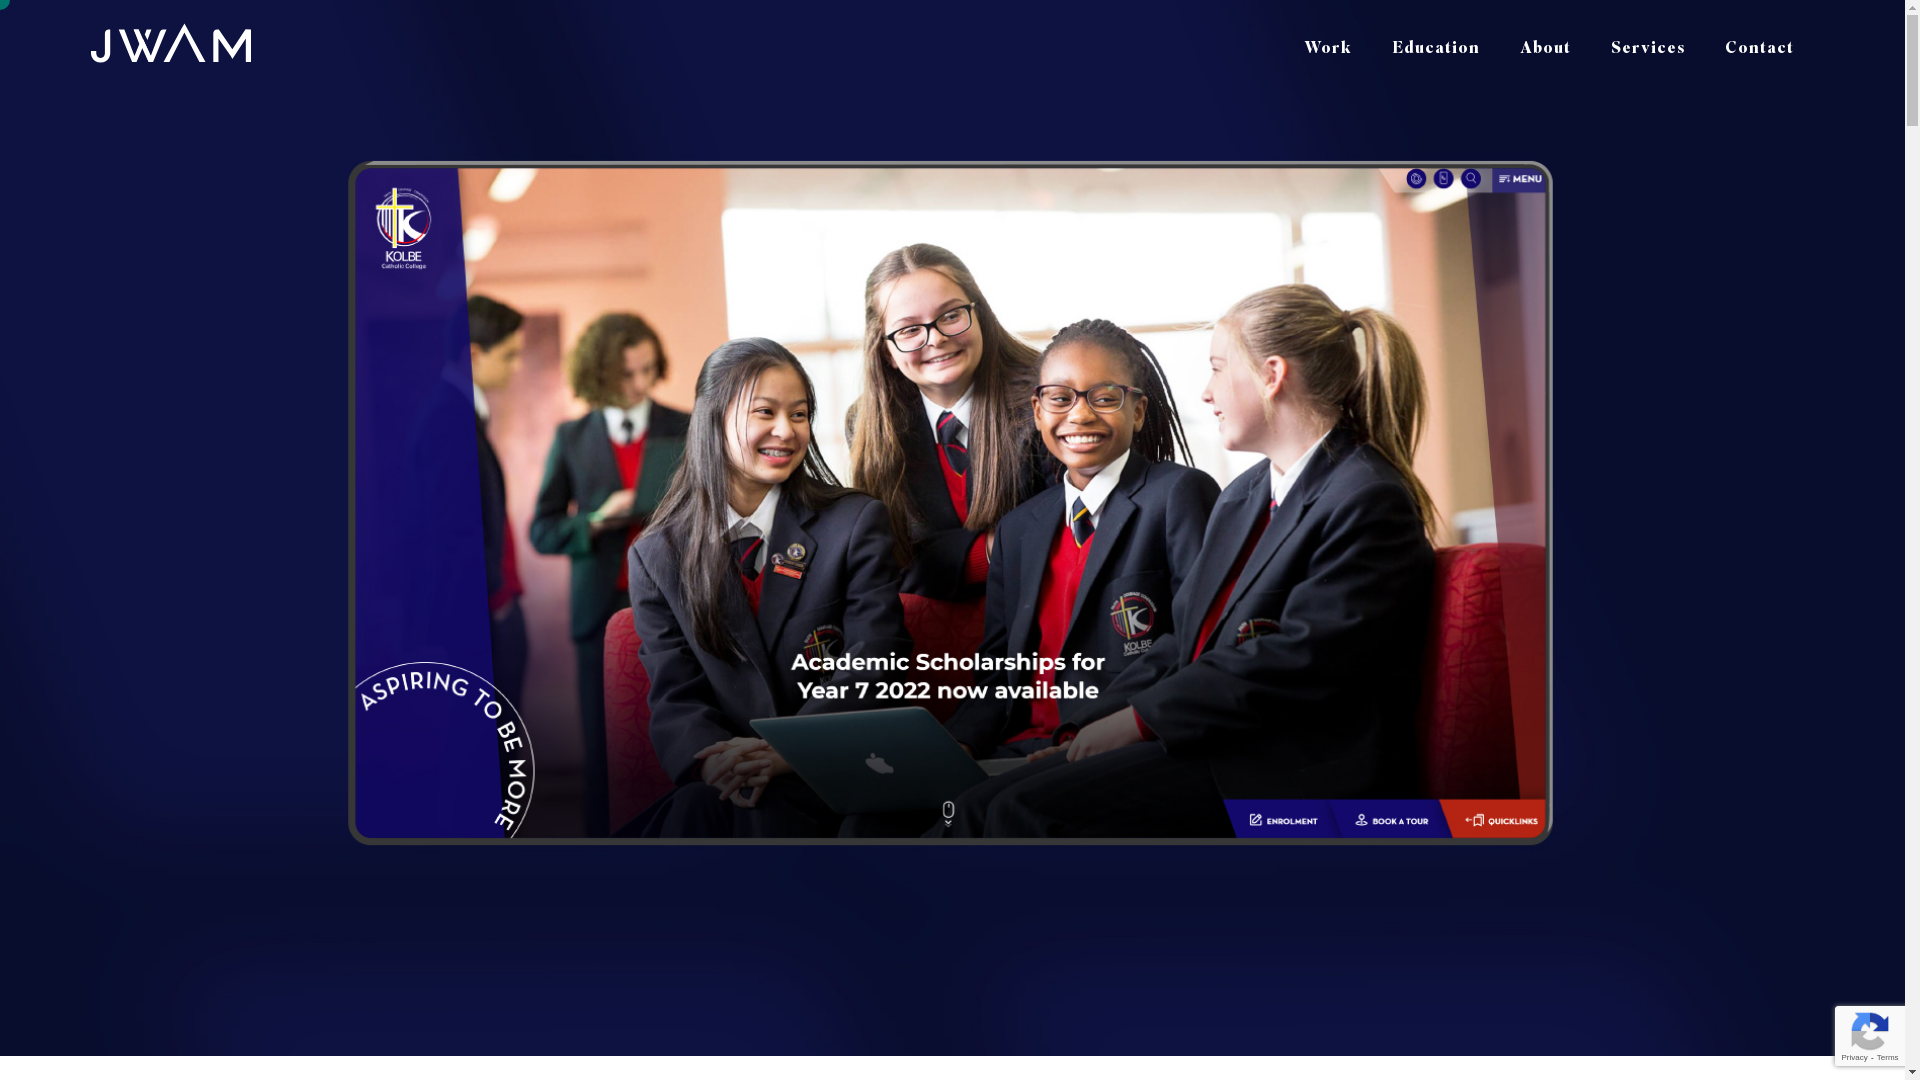 The height and width of the screenshot is (1080, 1920). I want to click on 'Education', so click(1434, 42).